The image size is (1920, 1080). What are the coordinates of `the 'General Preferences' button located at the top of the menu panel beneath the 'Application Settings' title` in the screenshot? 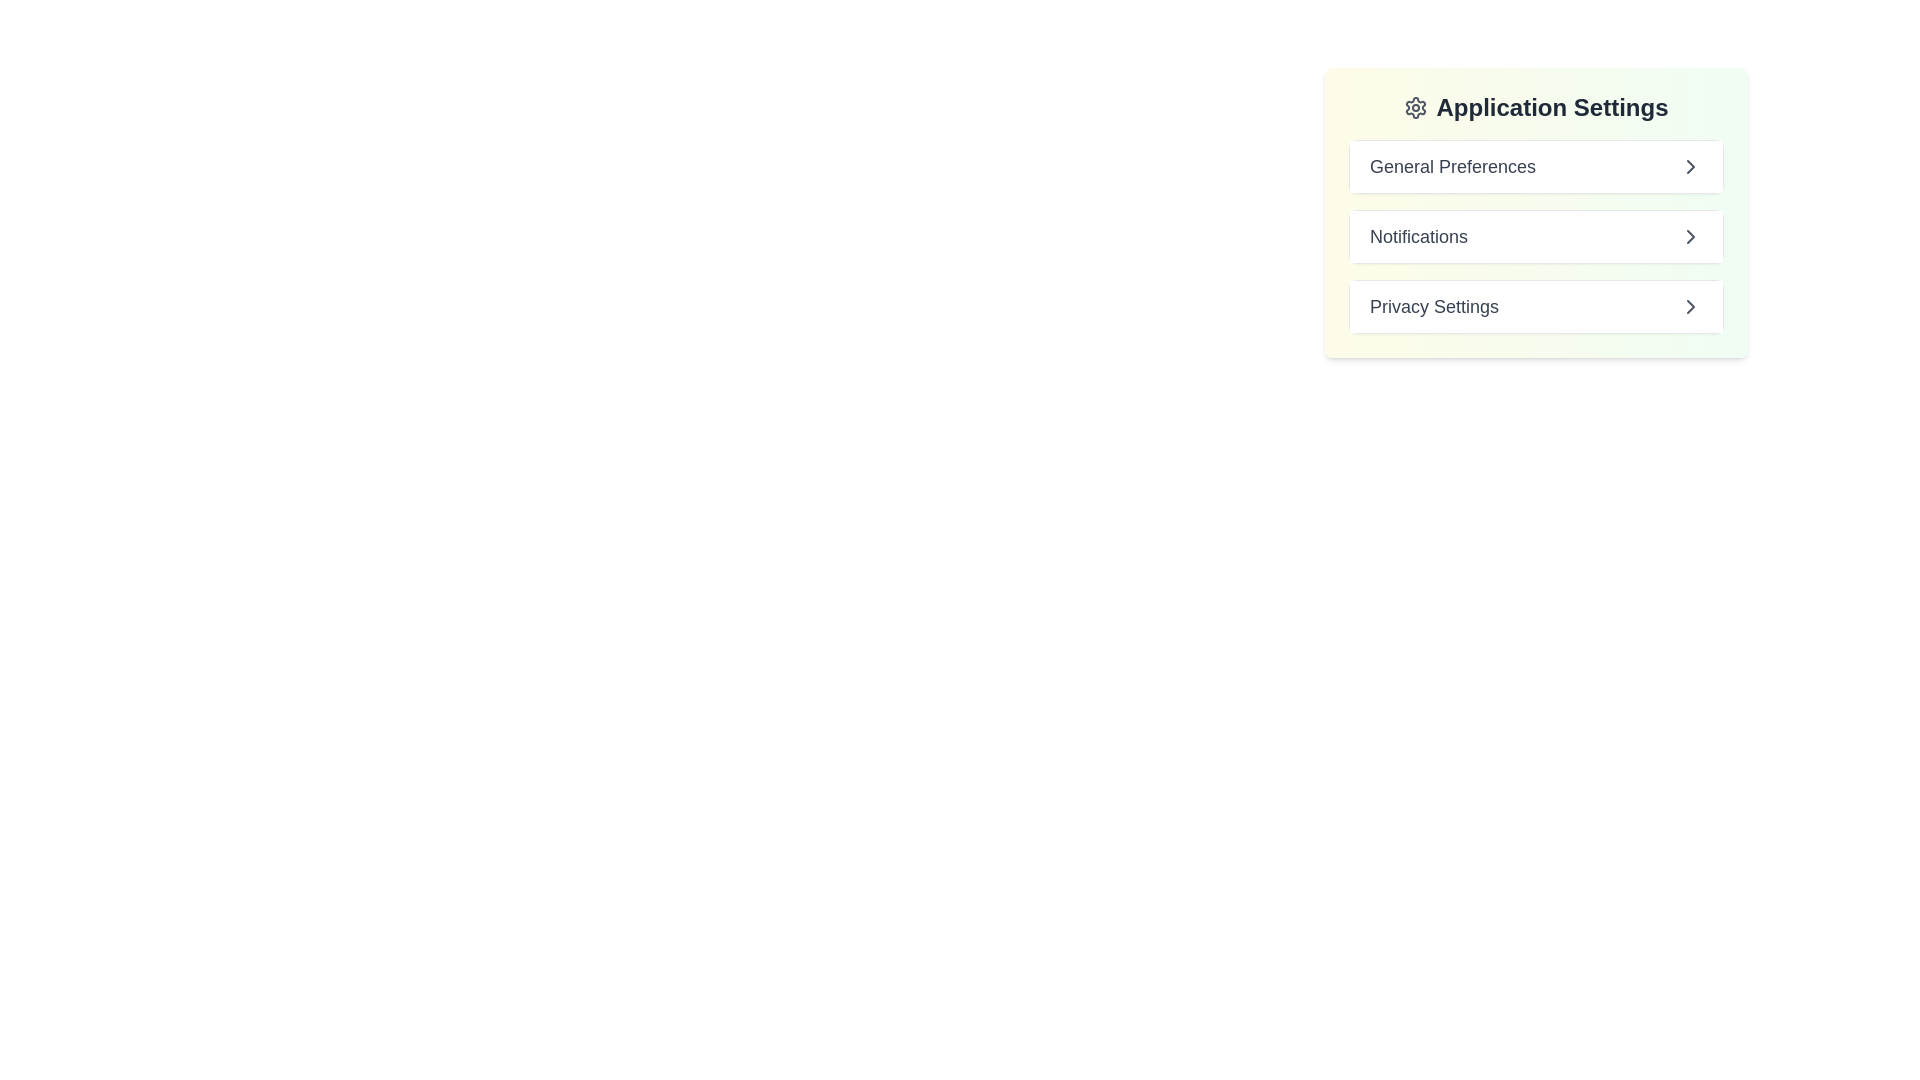 It's located at (1535, 165).